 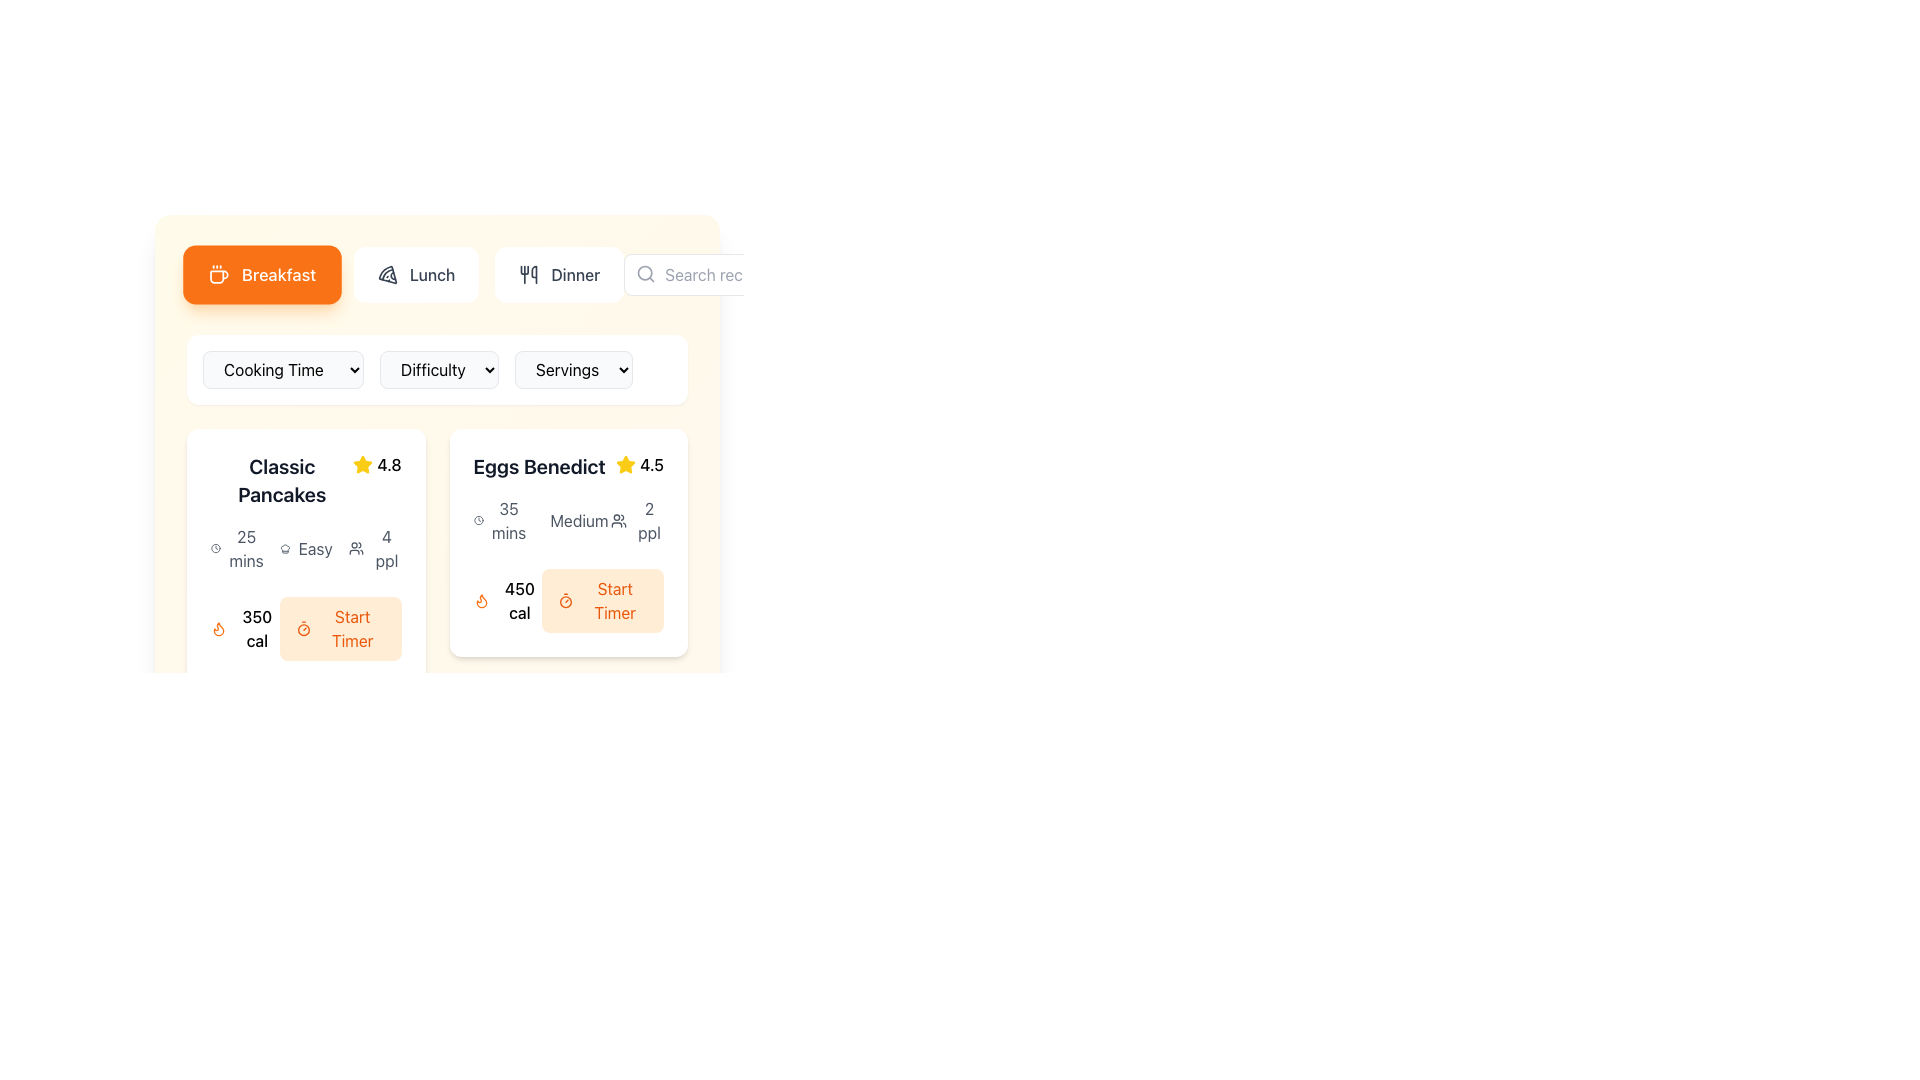 I want to click on the non-interactive text element displaying the estimated time required to prepare the 'Classic Pancakes' recipe, located in the leftmost card of the grid layout, so click(x=237, y=548).